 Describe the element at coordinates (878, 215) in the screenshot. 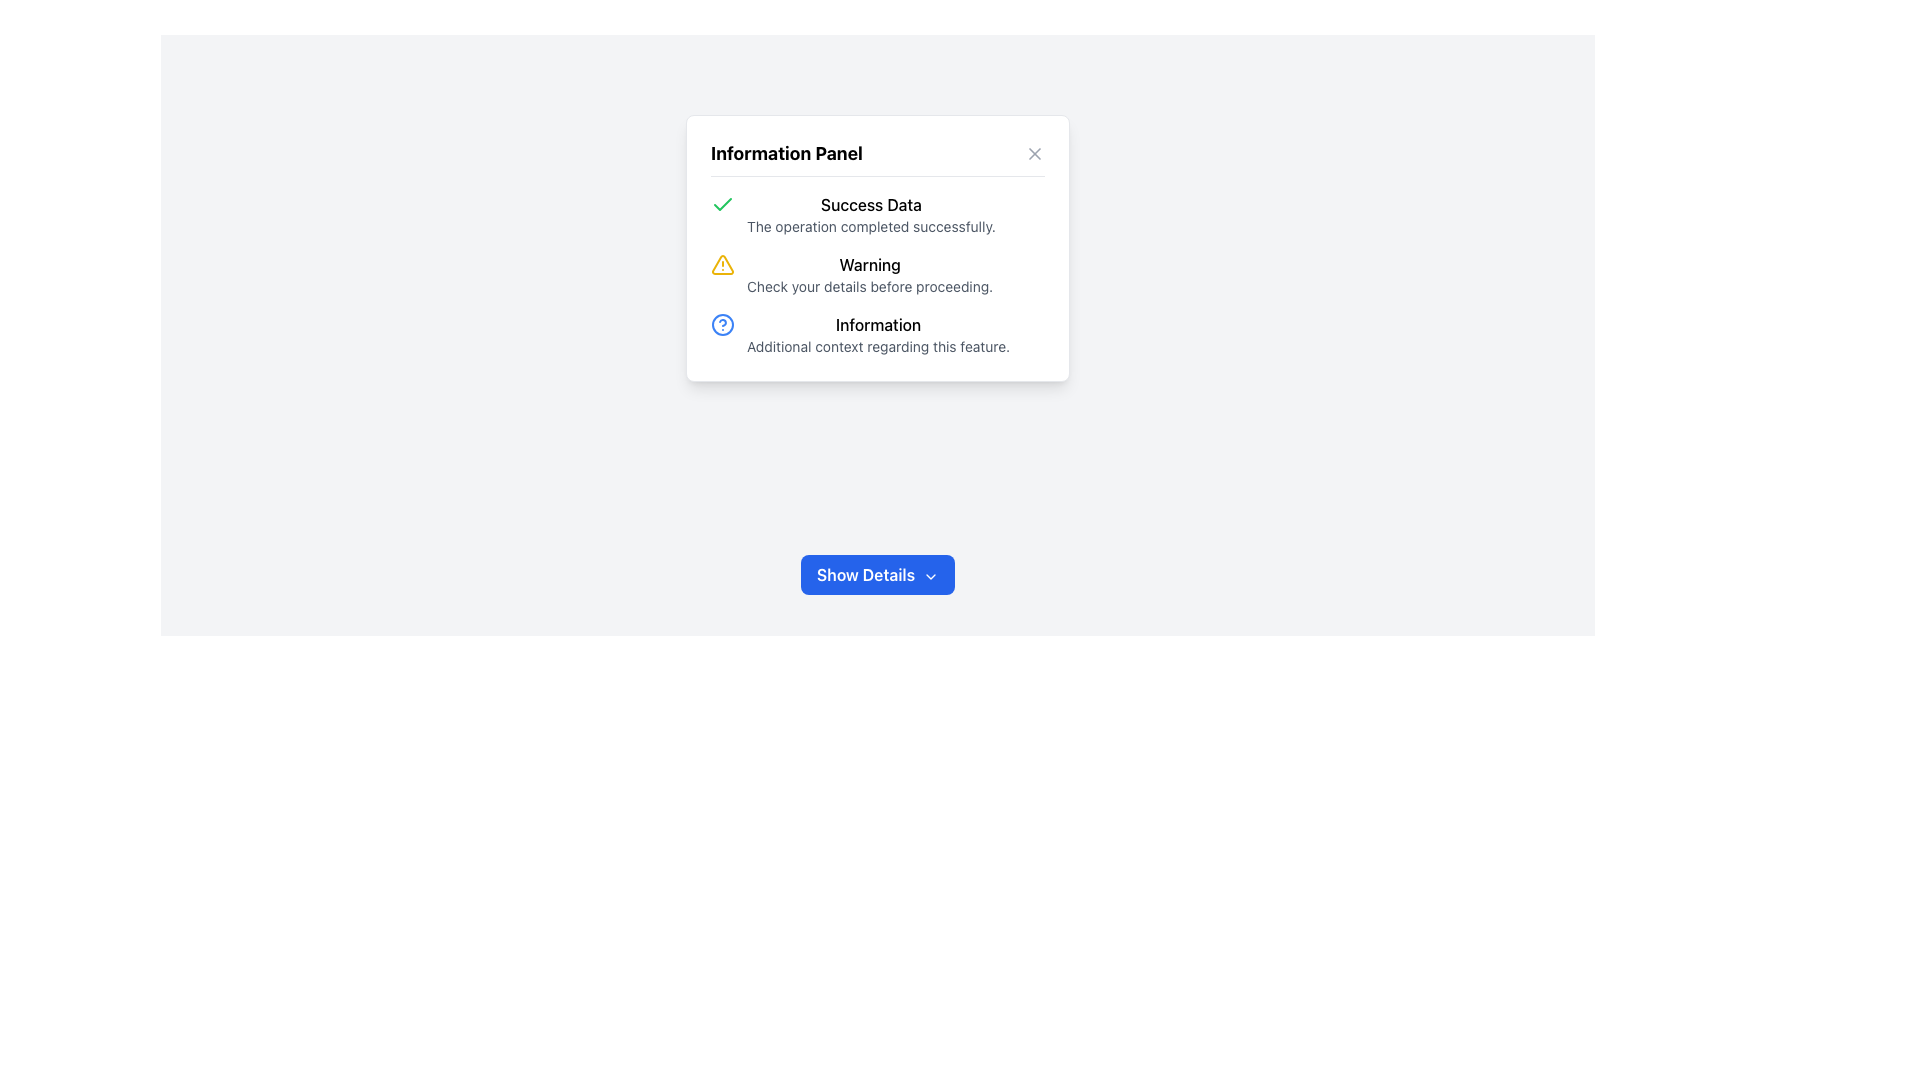

I see `the notification at the top of the notification panel to interact with potential interactive areas` at that location.